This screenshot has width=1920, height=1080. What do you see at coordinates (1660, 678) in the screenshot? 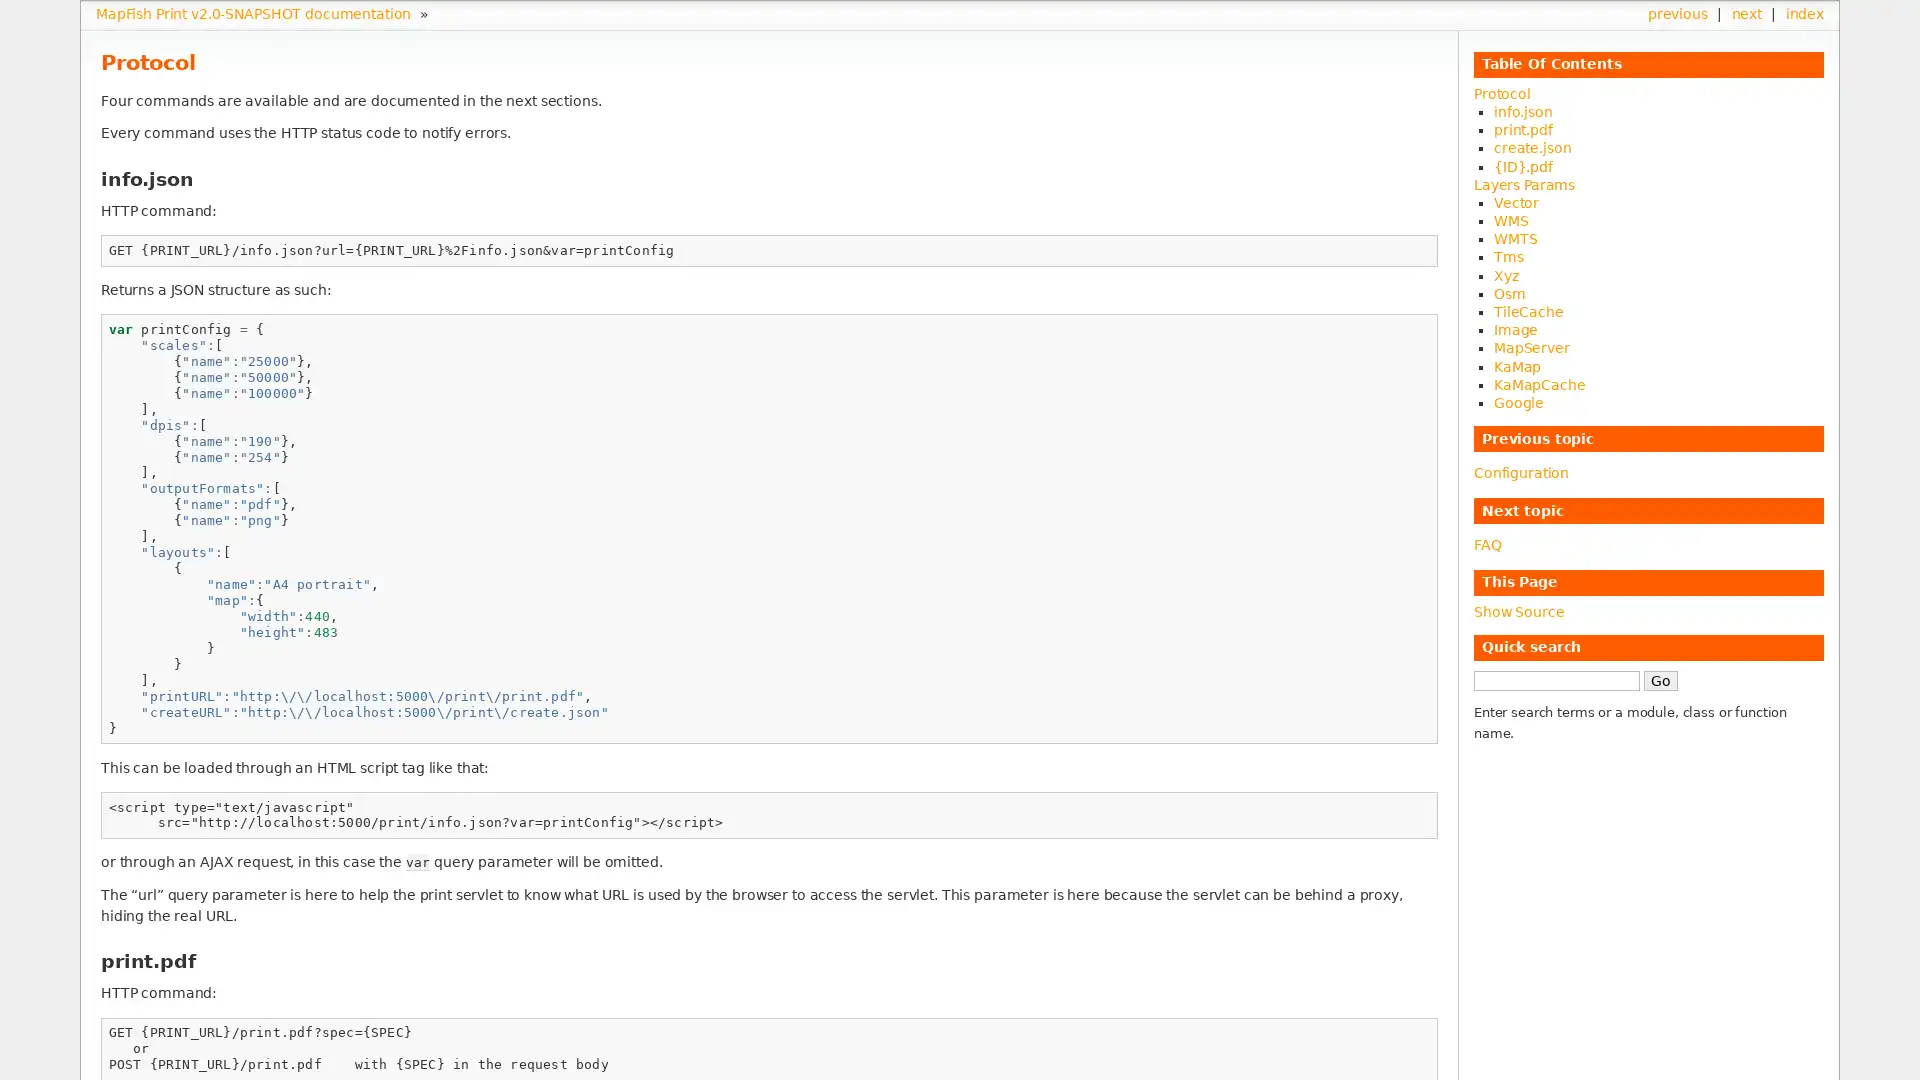
I see `Go` at bounding box center [1660, 678].